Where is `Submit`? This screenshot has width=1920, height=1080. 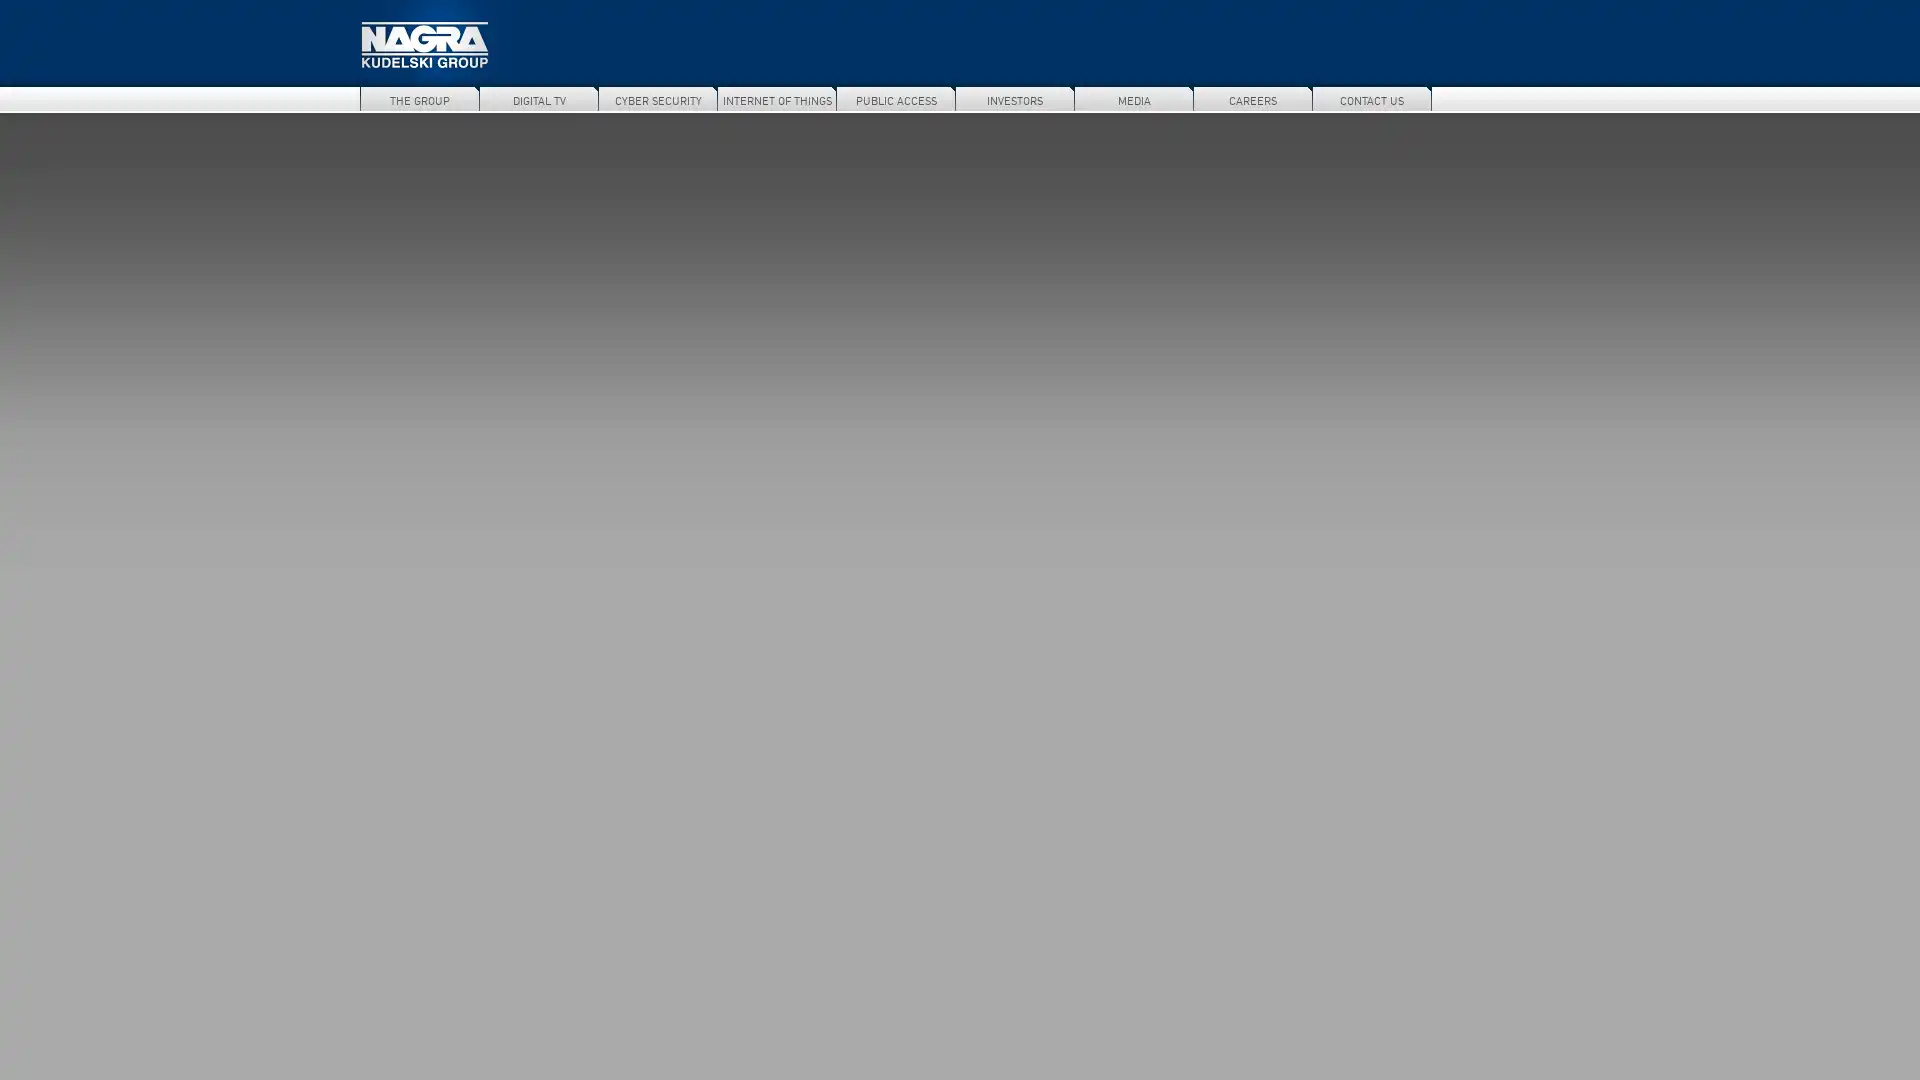
Submit is located at coordinates (1550, 99).